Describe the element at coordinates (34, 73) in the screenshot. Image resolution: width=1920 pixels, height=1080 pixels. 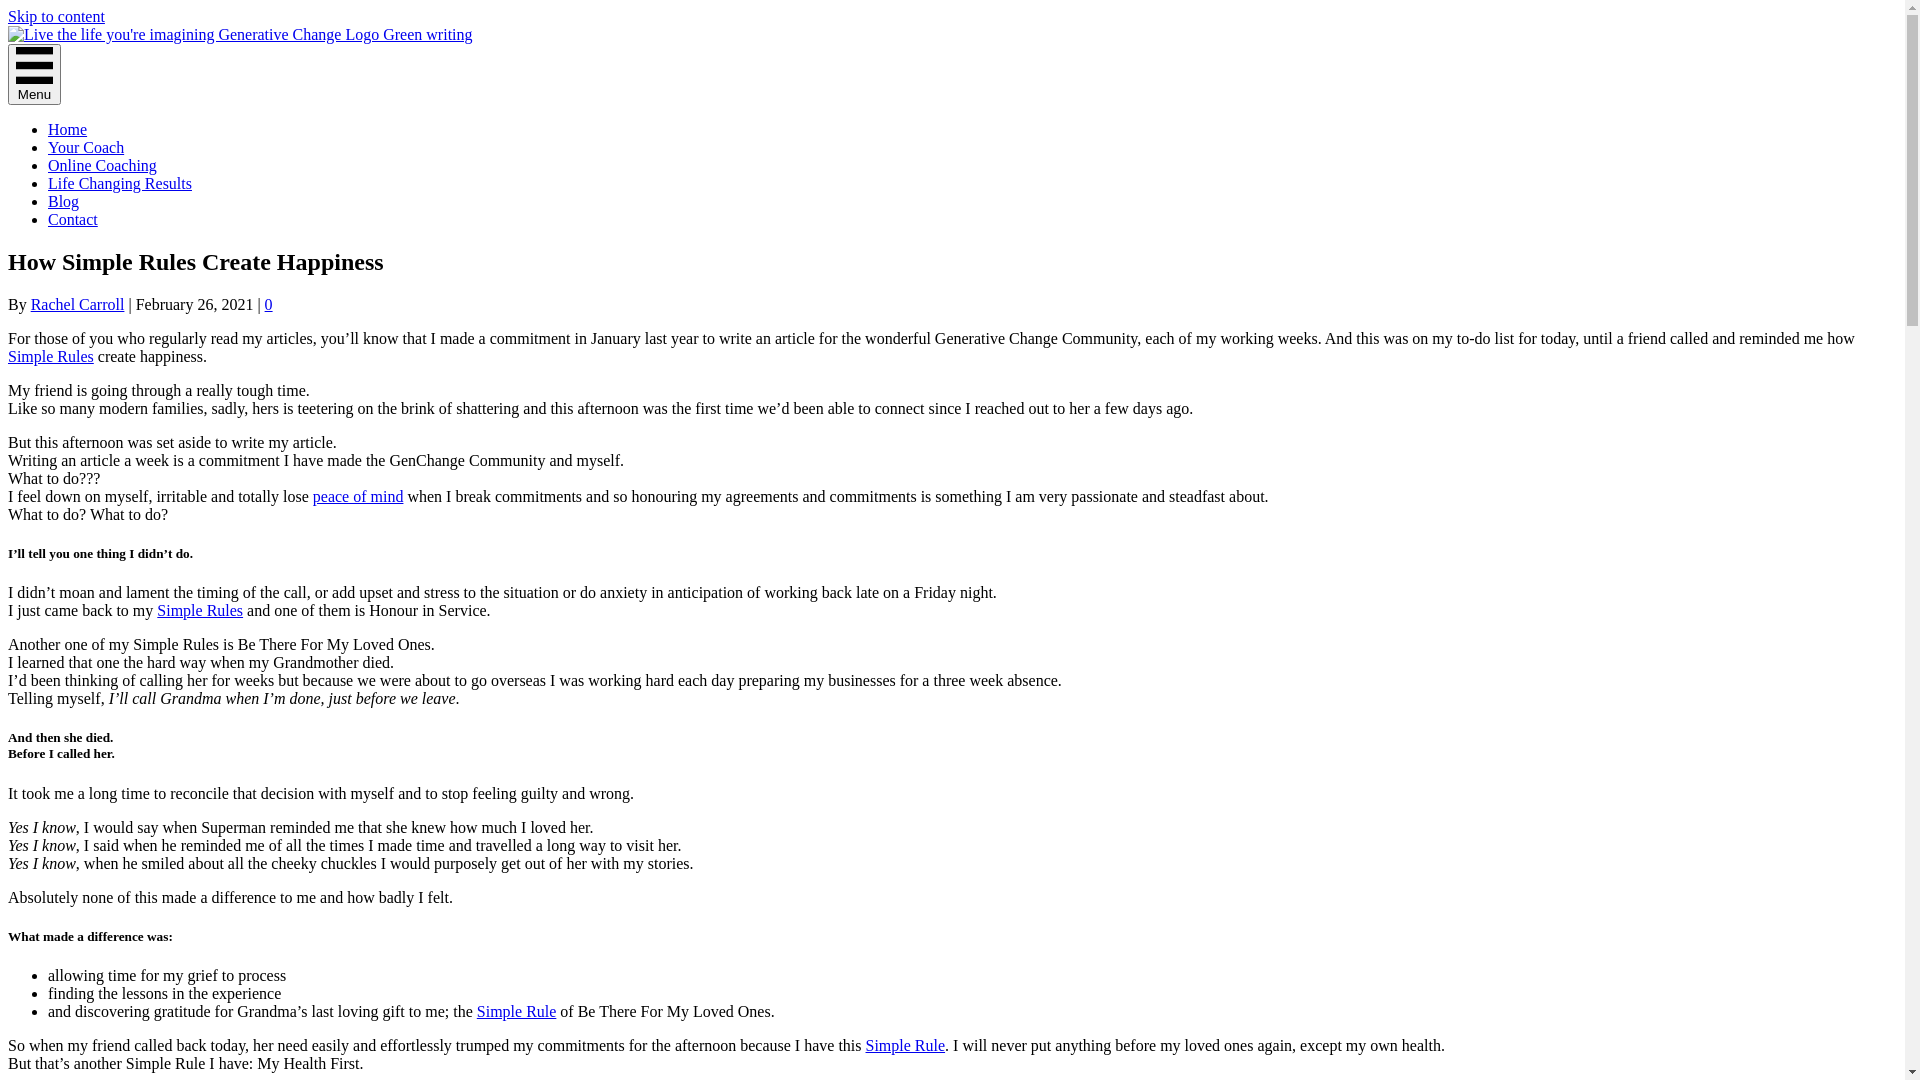
I see `'Menu'` at that location.